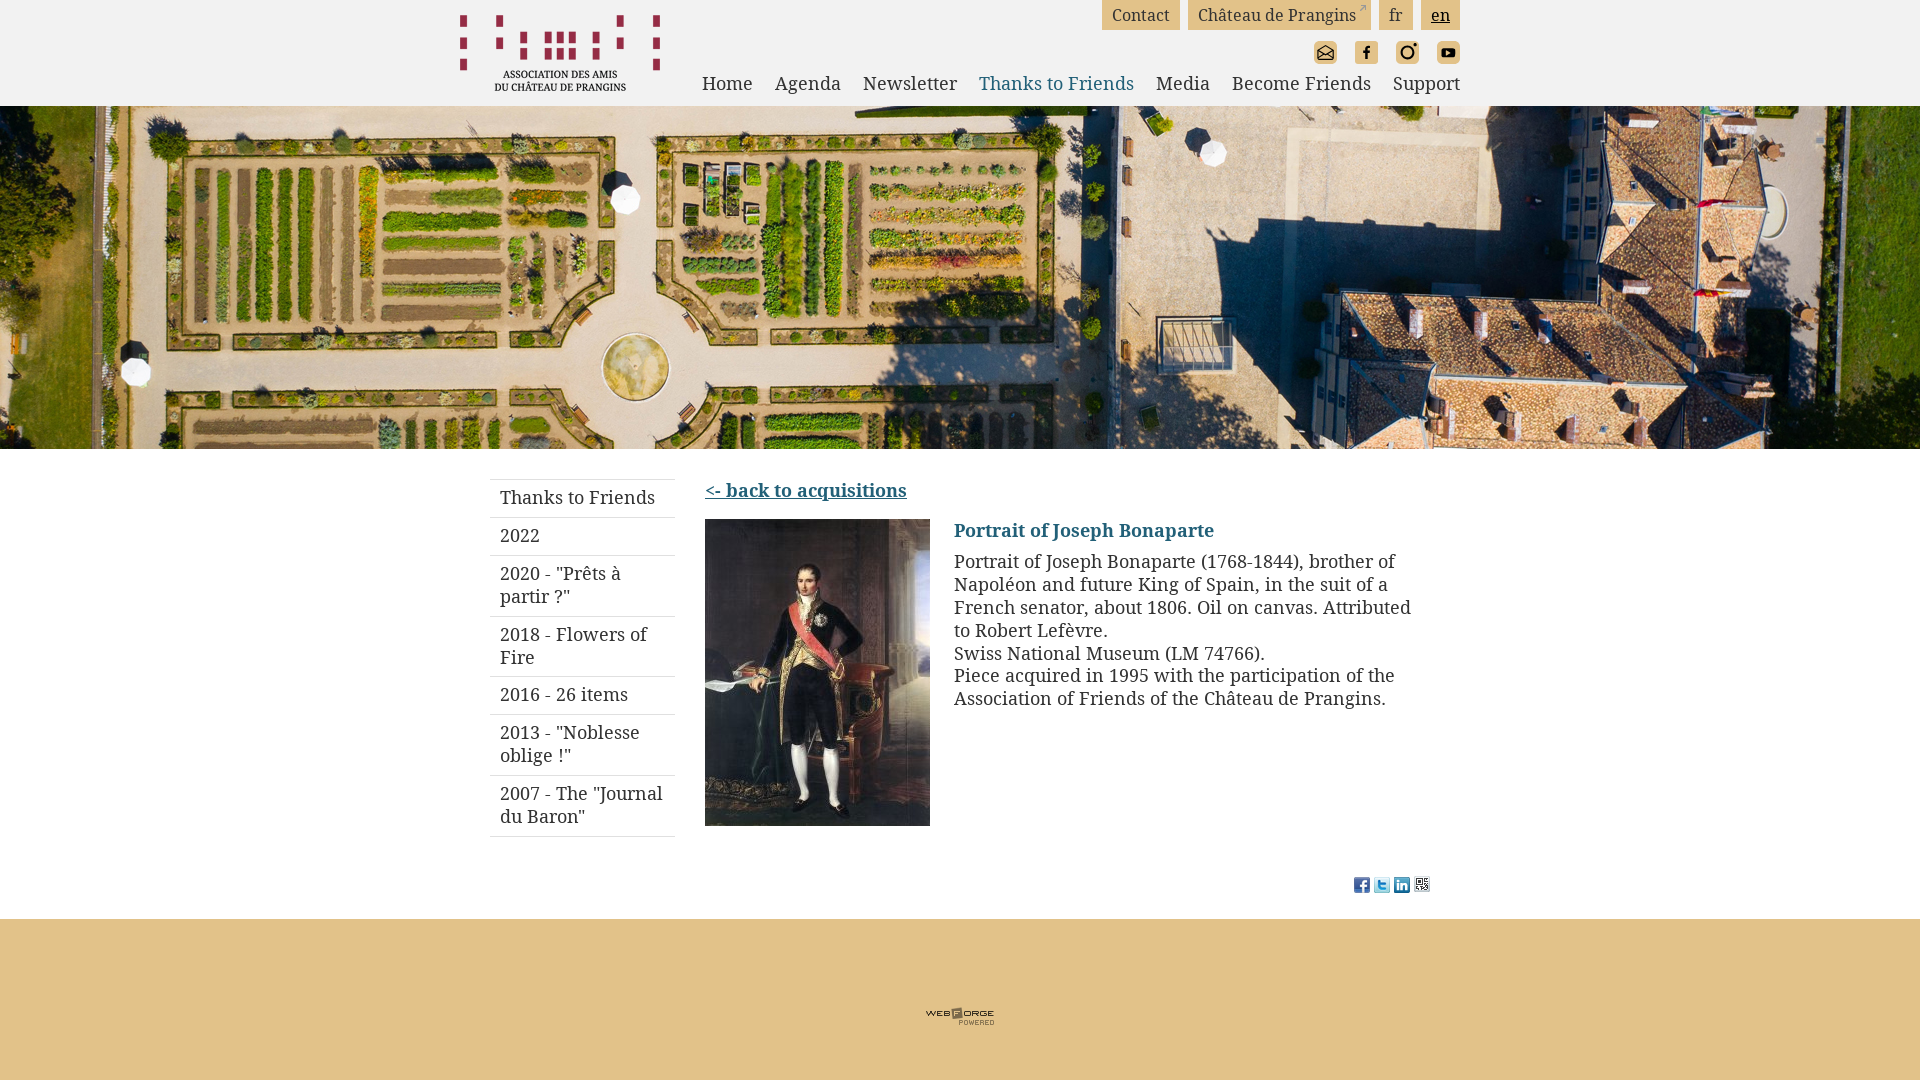 This screenshot has height=1080, width=1920. Describe the element at coordinates (1361, 886) in the screenshot. I see `'Partager sur Facebook'` at that location.